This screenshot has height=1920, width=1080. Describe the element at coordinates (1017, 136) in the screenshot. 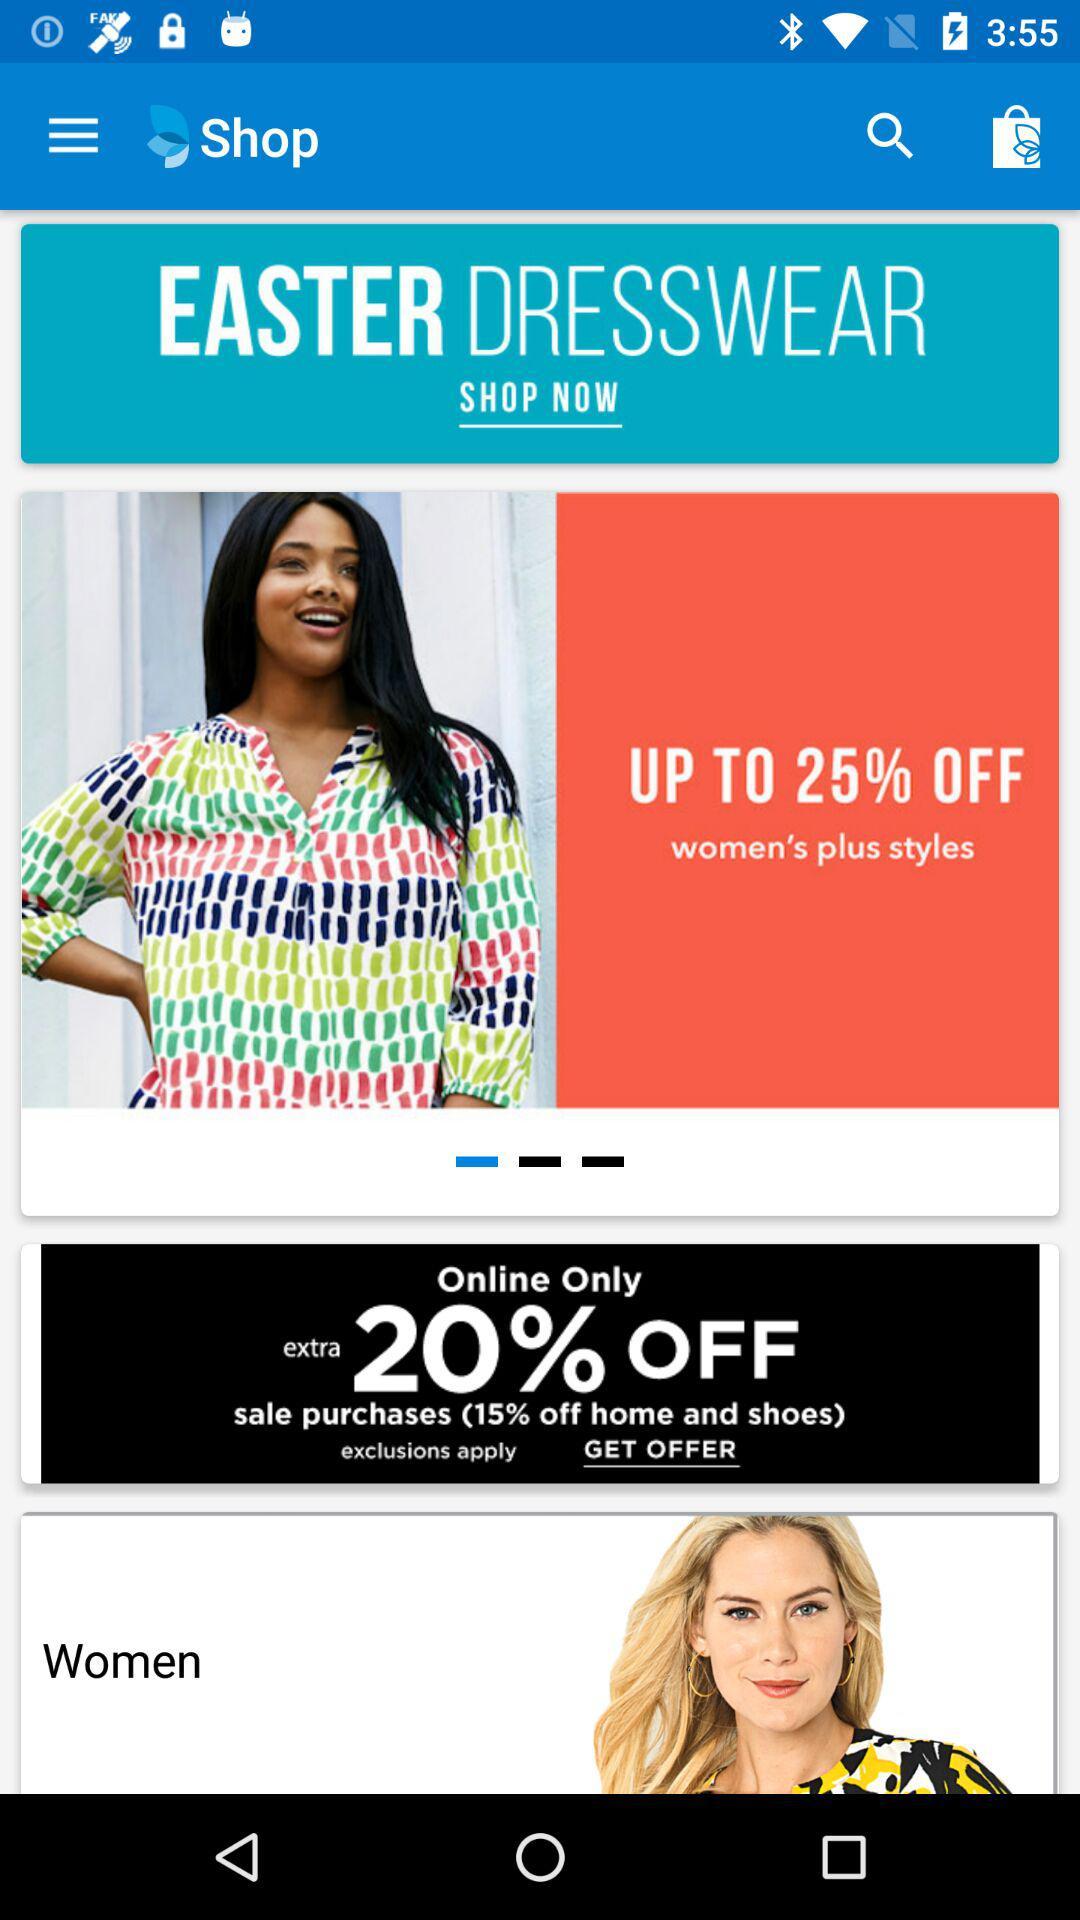

I see `the icon to the right of search bar` at that location.